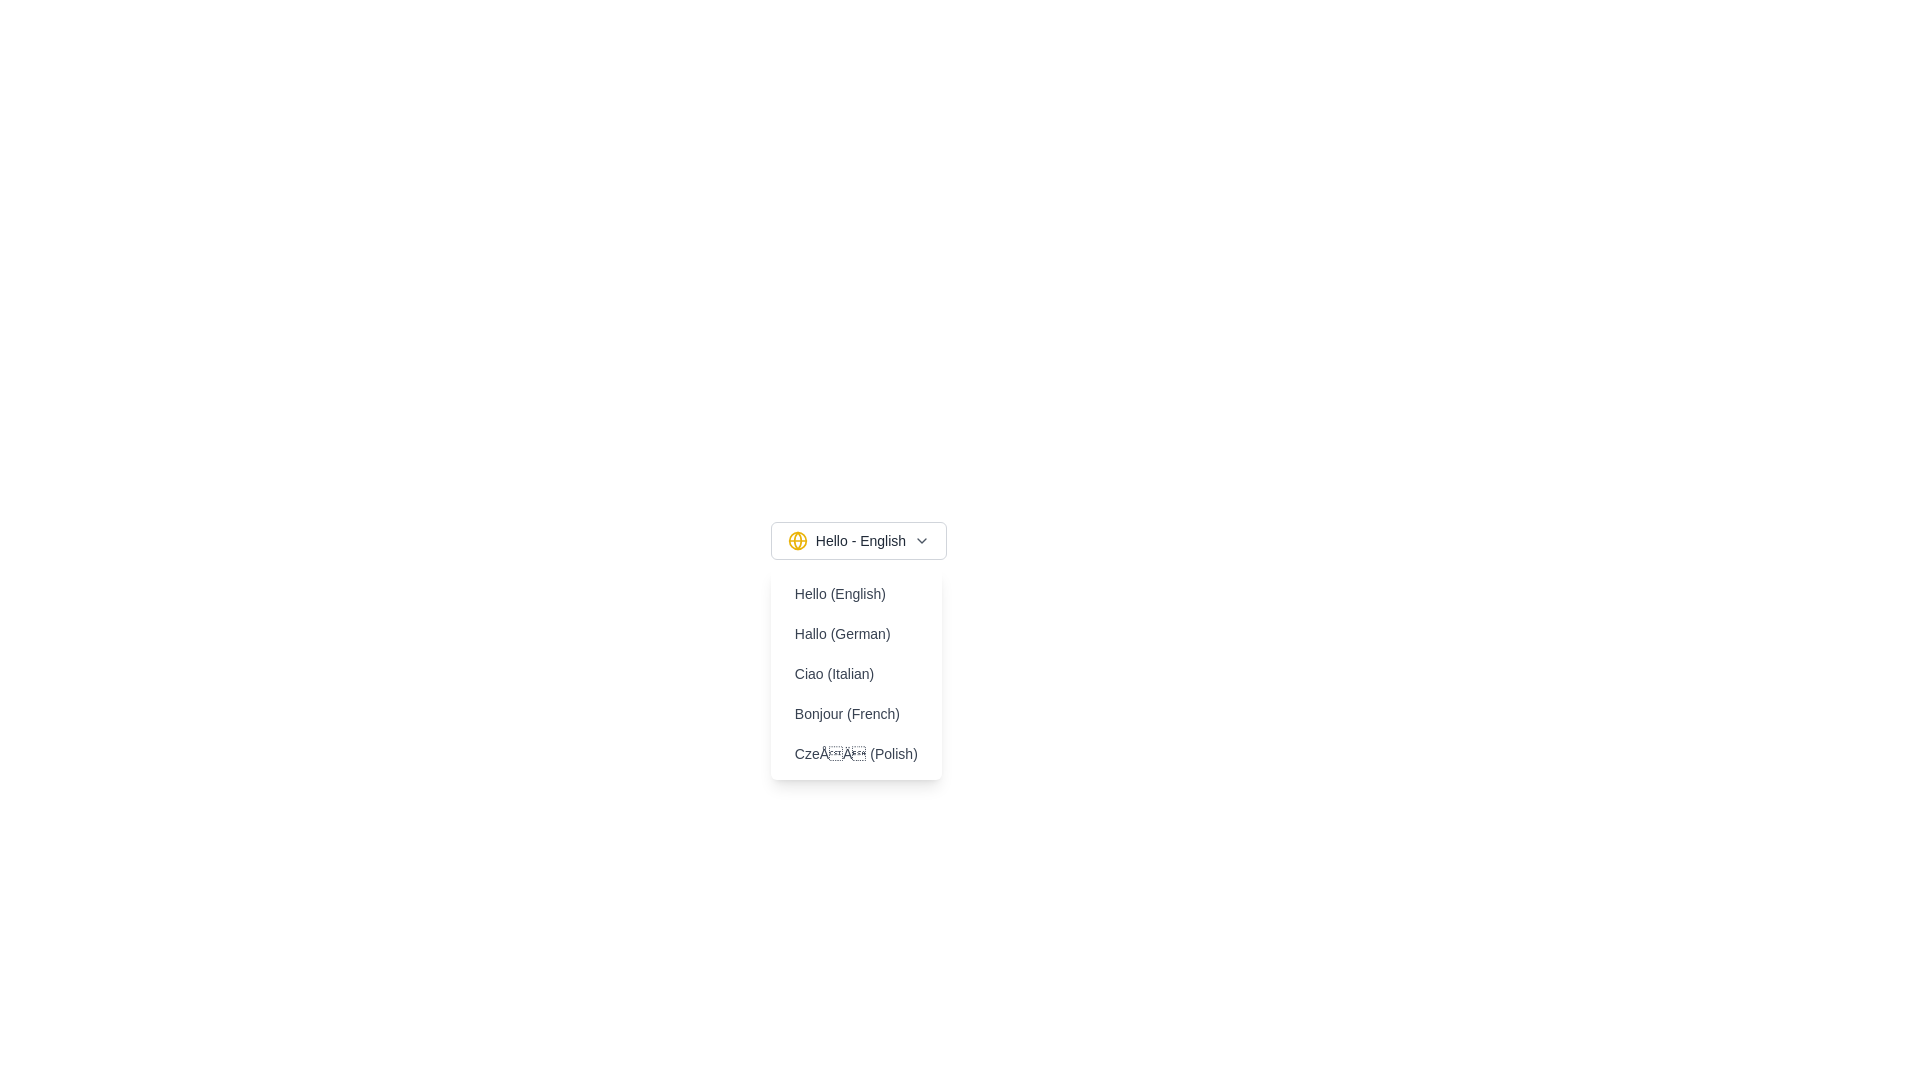 The width and height of the screenshot is (1920, 1080). What do you see at coordinates (856, 593) in the screenshot?
I see `the first menu item labeled 'Hello (English)' in the dropdown menu` at bounding box center [856, 593].